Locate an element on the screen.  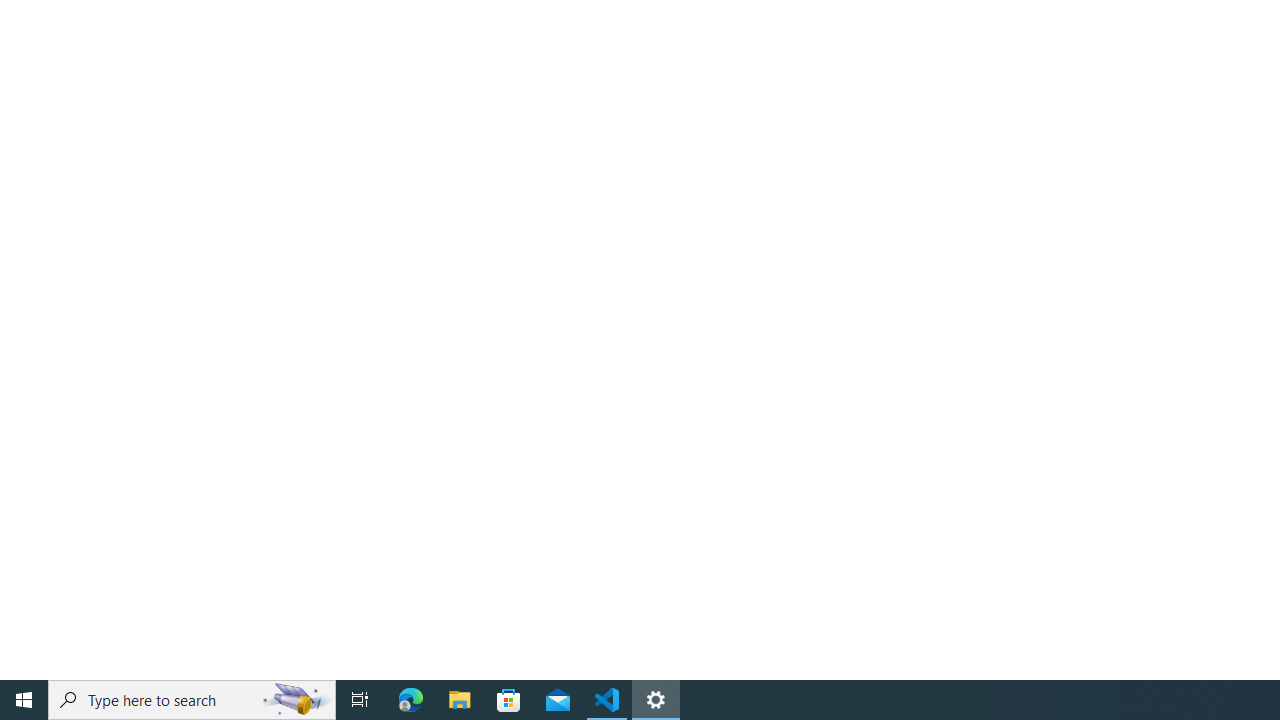
'Start' is located at coordinates (24, 698).